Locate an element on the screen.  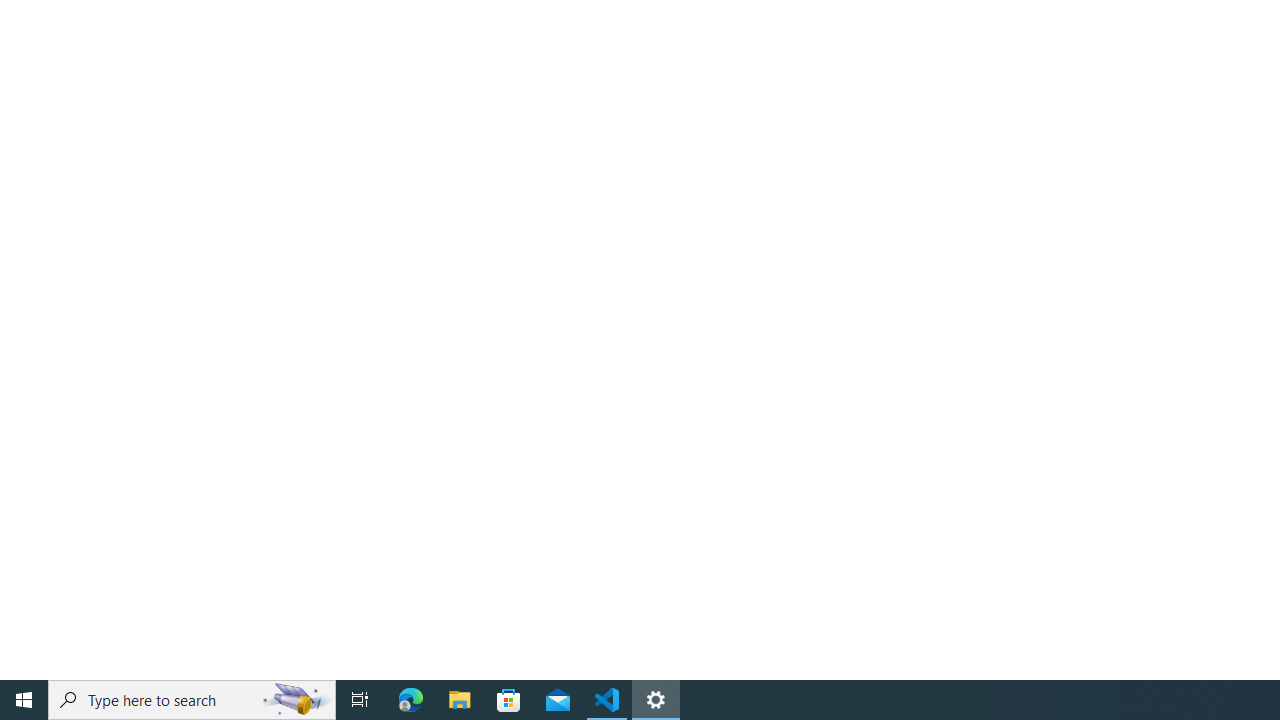
'Start' is located at coordinates (24, 698).